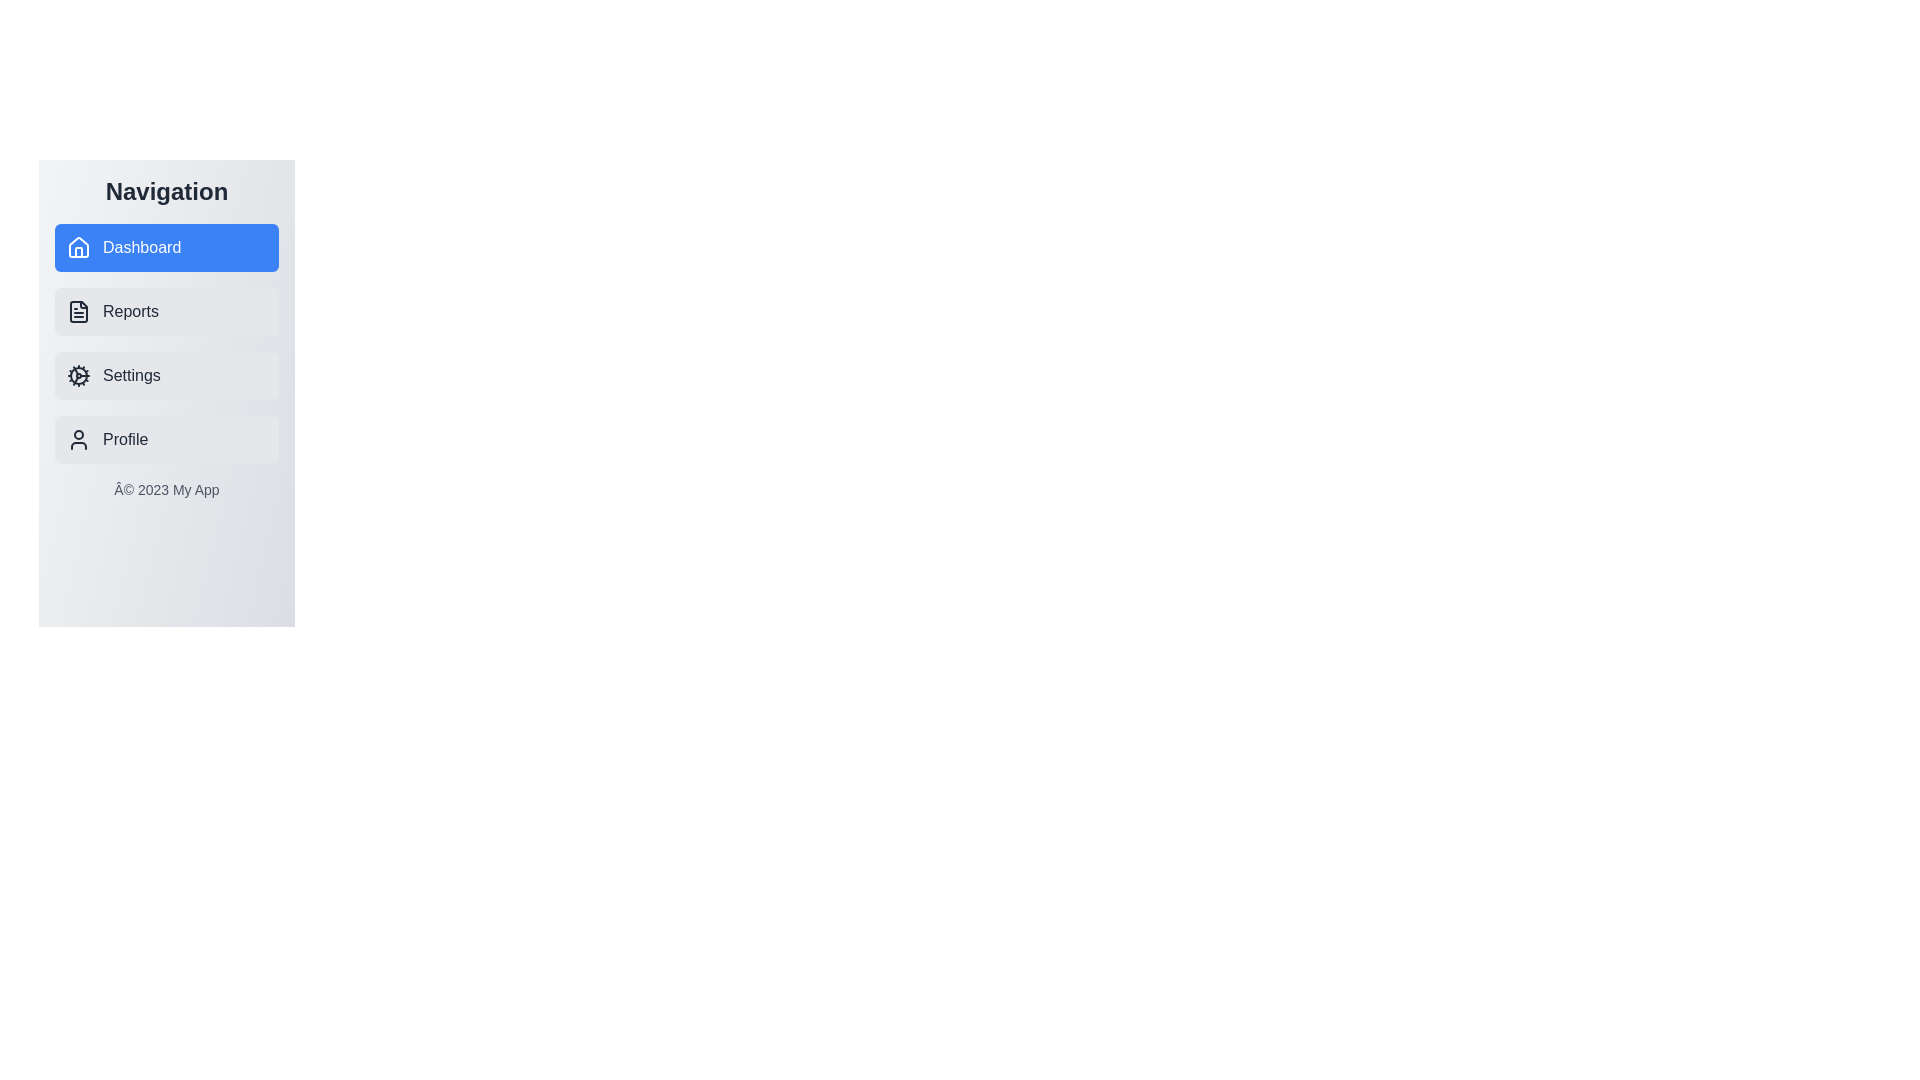  What do you see at coordinates (167, 438) in the screenshot?
I see `the 'Profile' navigation button located in the vertical list of navigation options in the sidebar` at bounding box center [167, 438].